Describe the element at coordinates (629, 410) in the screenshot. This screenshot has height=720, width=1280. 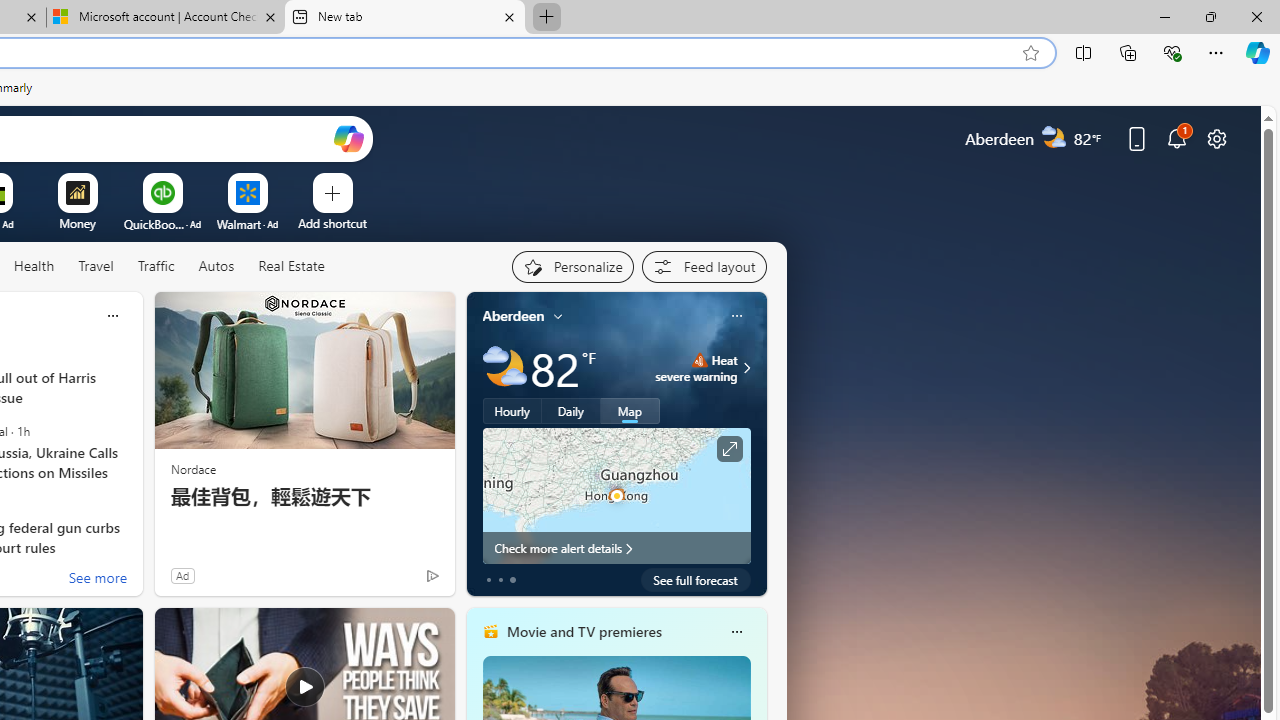
I see `'Map'` at that location.